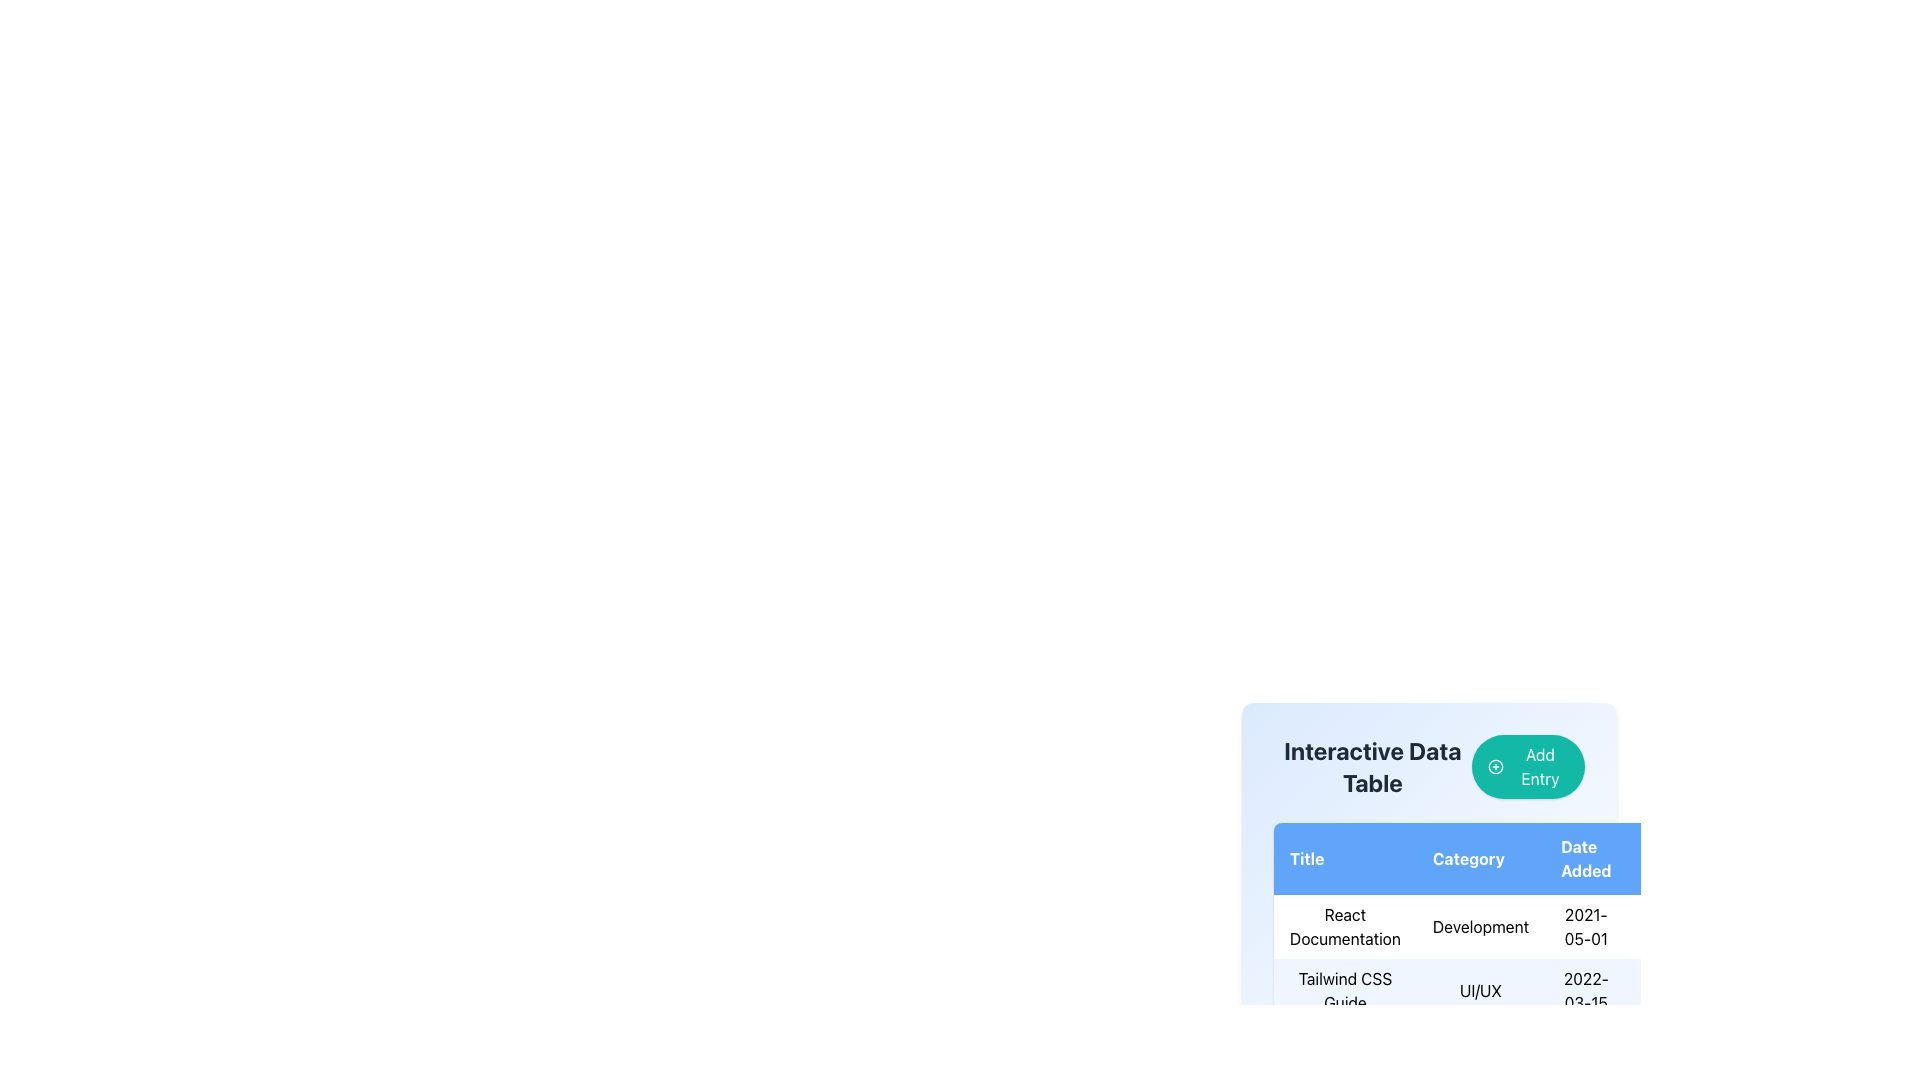 The height and width of the screenshot is (1080, 1920). I want to click on the first table cell in the row under the 'Title' header, which contains descriptive information about a guide for Tailwind CSS, so click(1345, 991).